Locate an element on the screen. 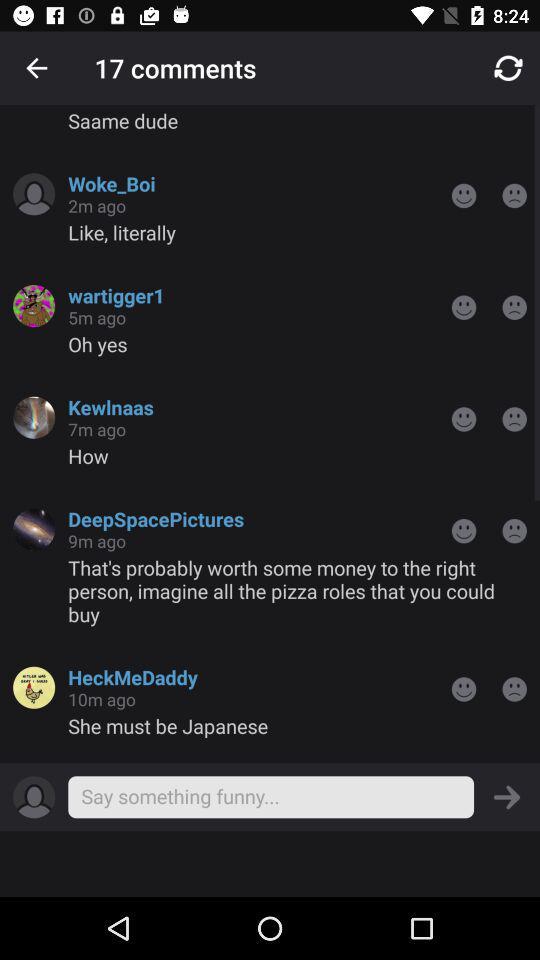  the arrow_forward icon is located at coordinates (507, 797).